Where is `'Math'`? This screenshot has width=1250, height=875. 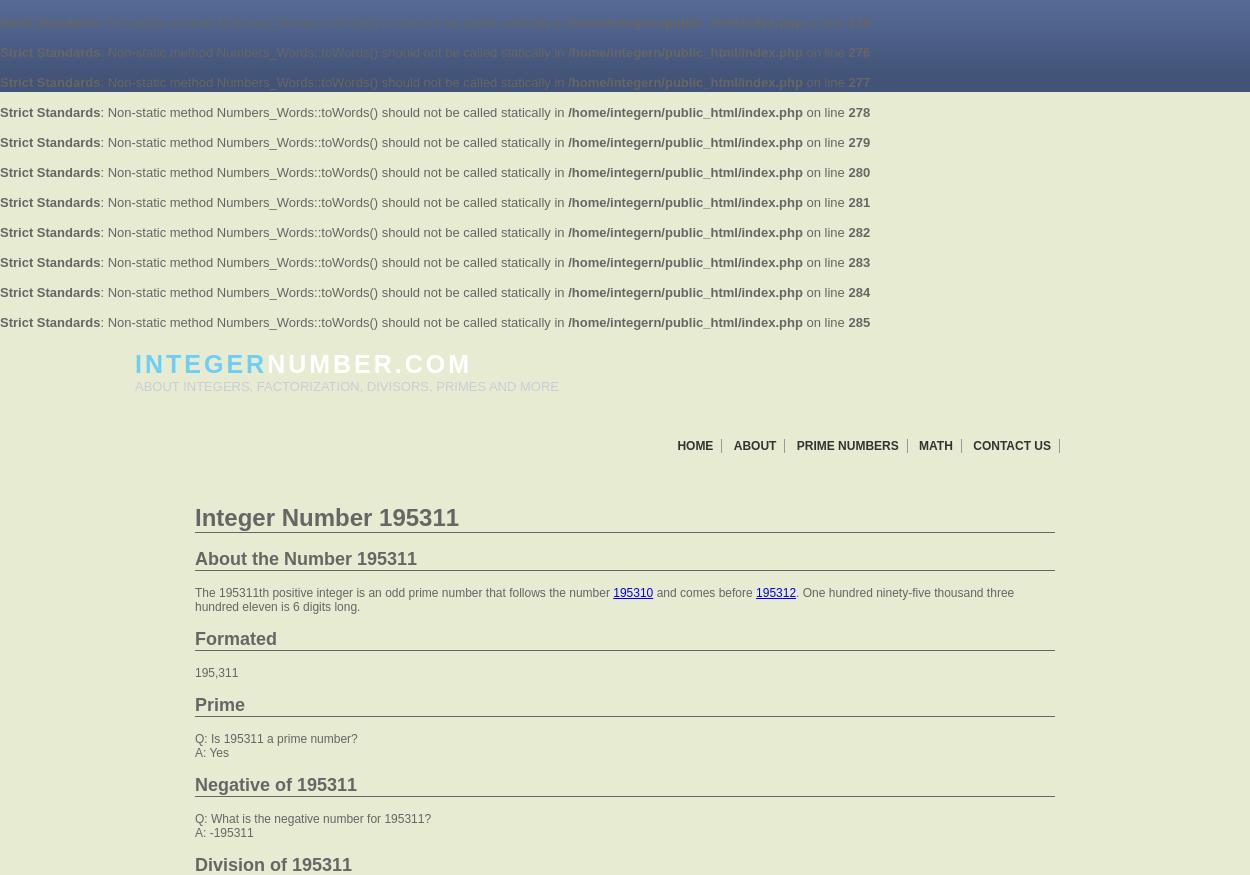
'Math' is located at coordinates (935, 445).